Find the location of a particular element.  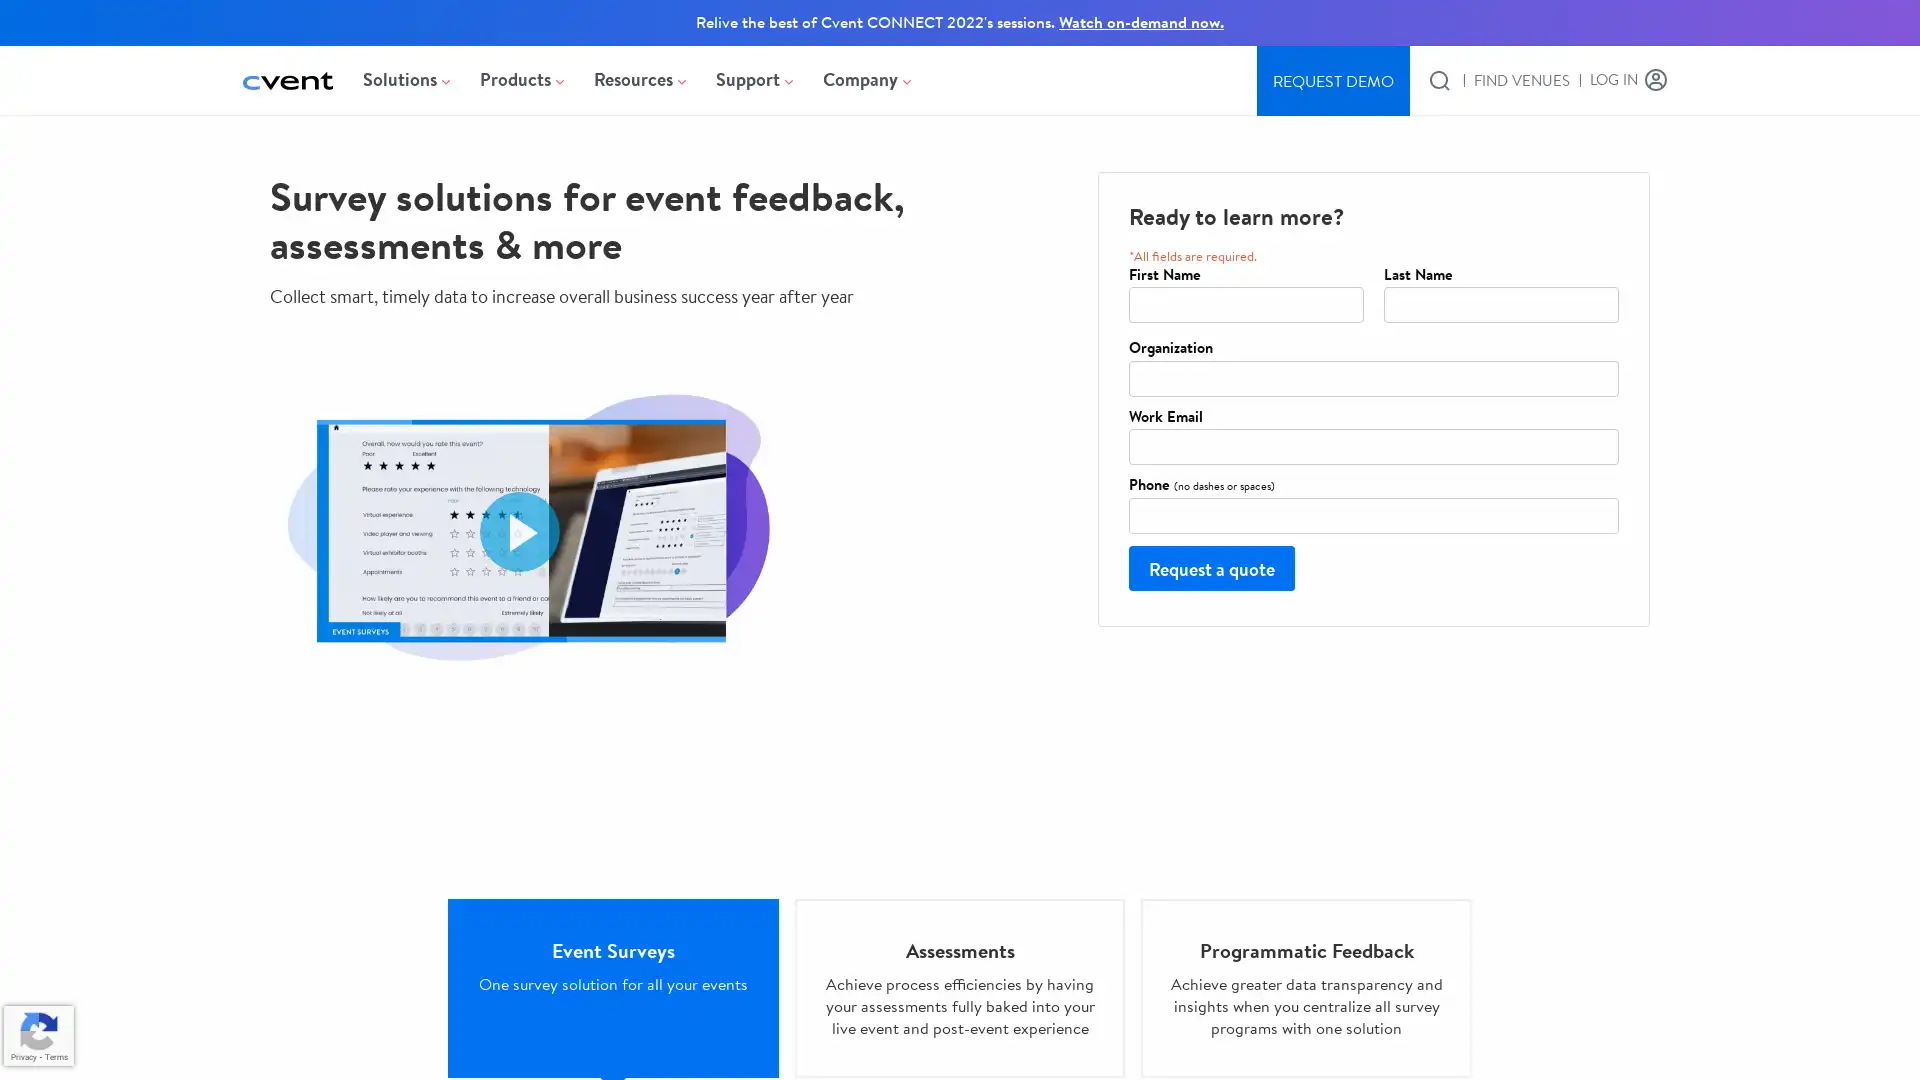

Play video Survey Solutions. Opens in a modal is located at coordinates (519, 530).